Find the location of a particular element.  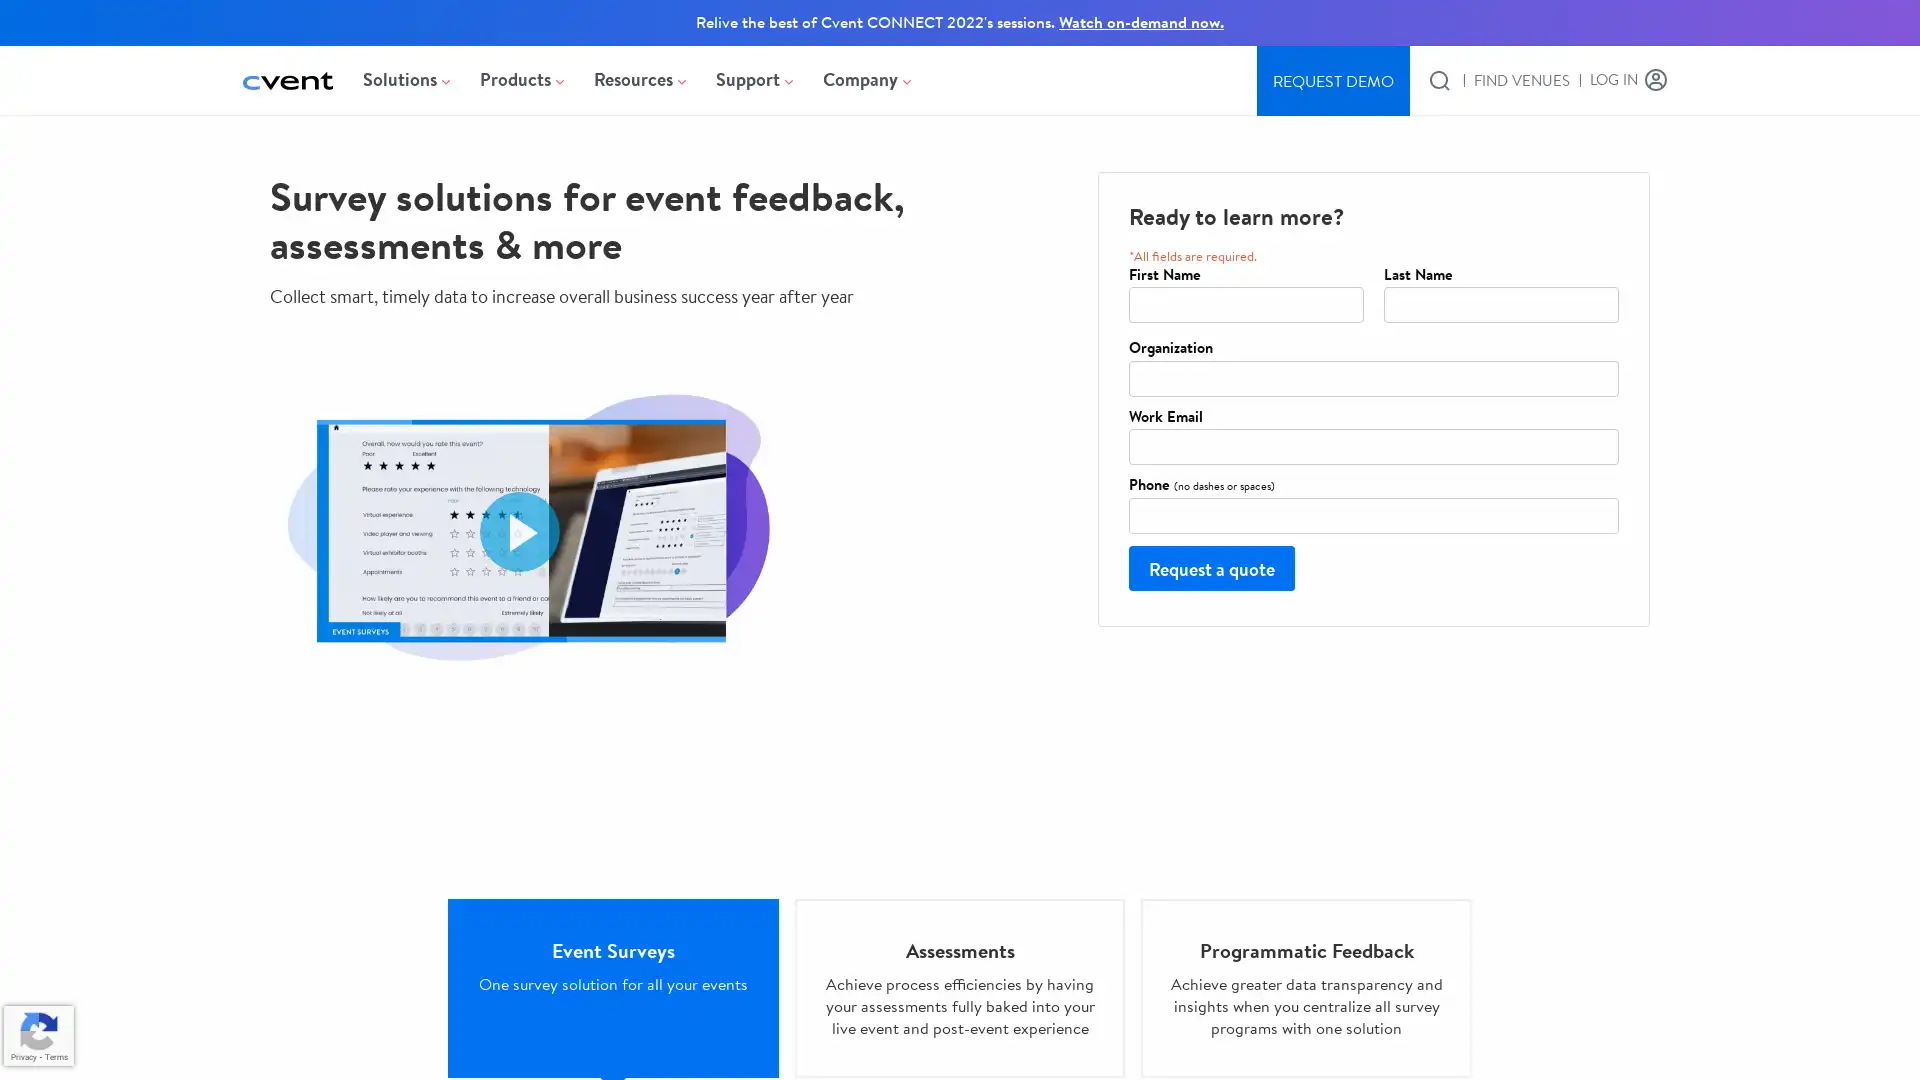

Play video Survey Solutions. Opens in a modal is located at coordinates (519, 530).